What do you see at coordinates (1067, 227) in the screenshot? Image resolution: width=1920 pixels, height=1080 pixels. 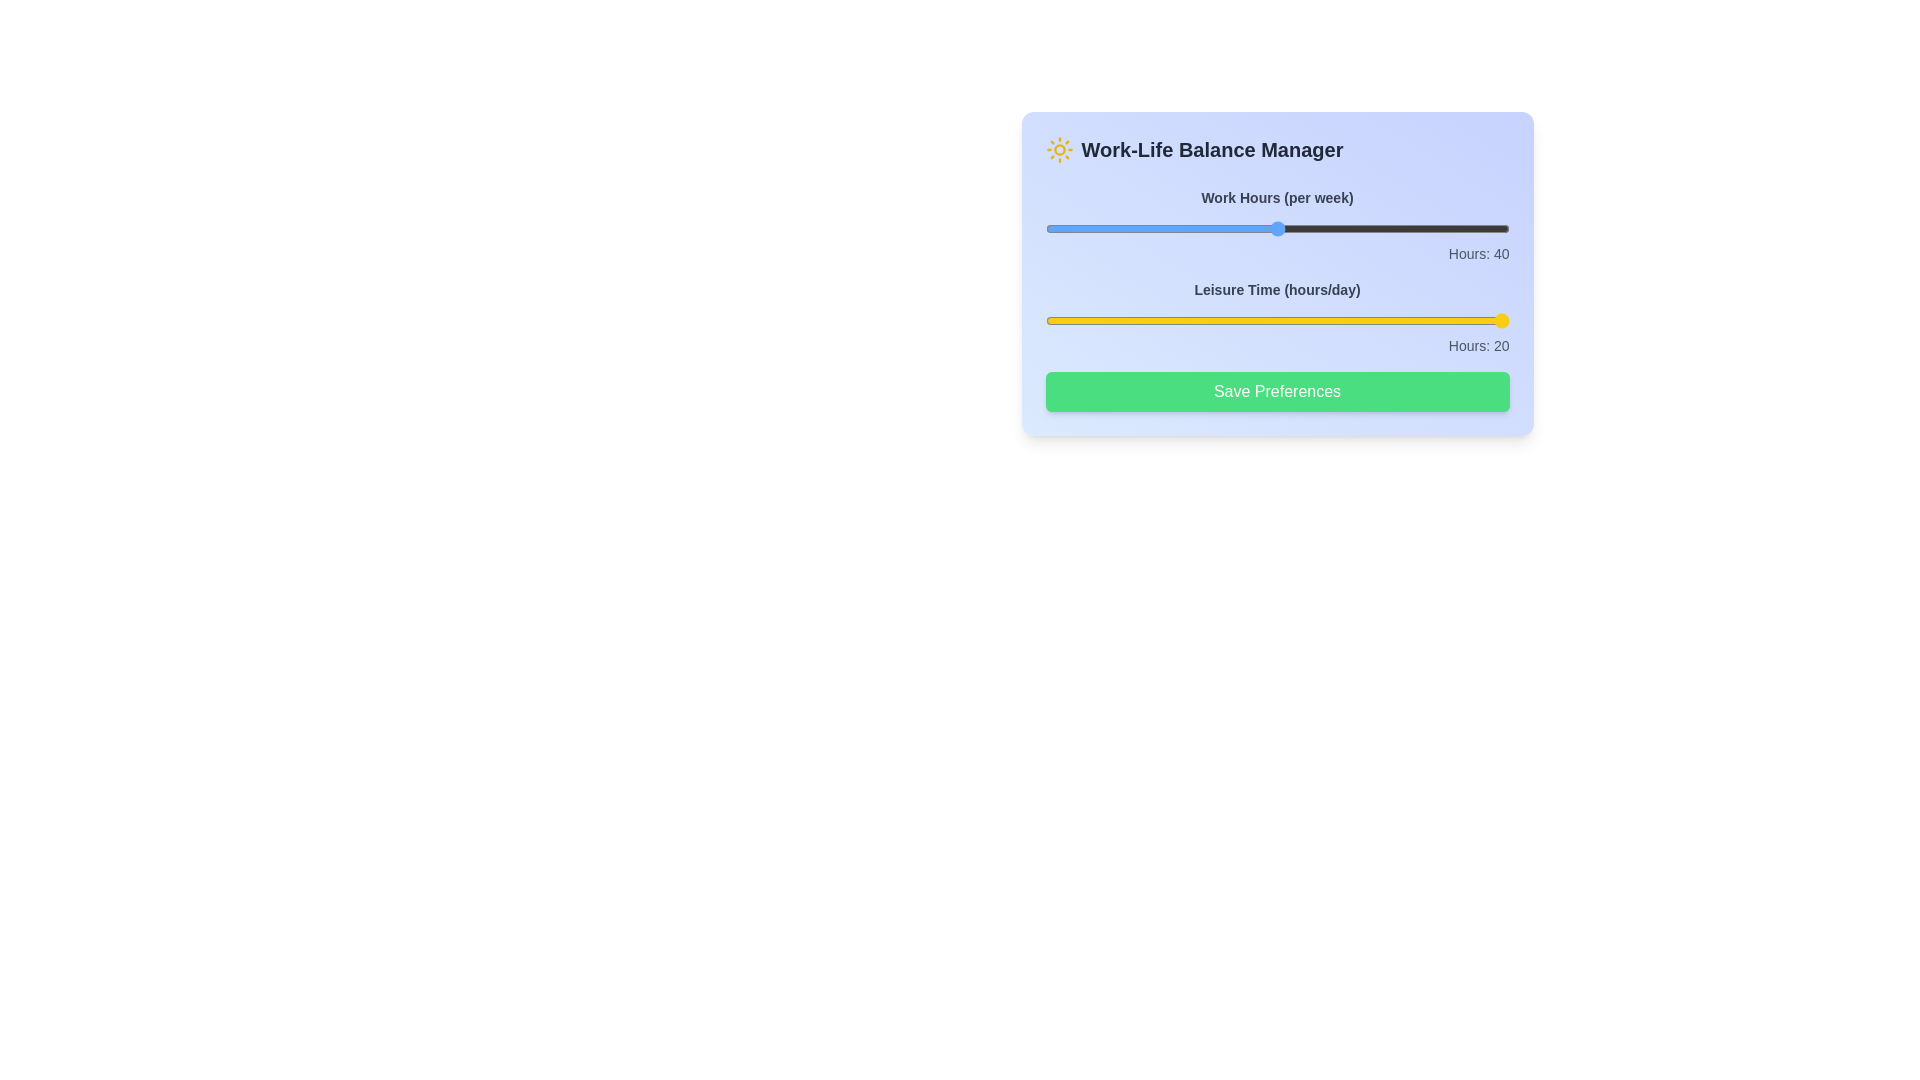 I see `the 'Work Hours' slider to set it to 22 hours per week` at bounding box center [1067, 227].